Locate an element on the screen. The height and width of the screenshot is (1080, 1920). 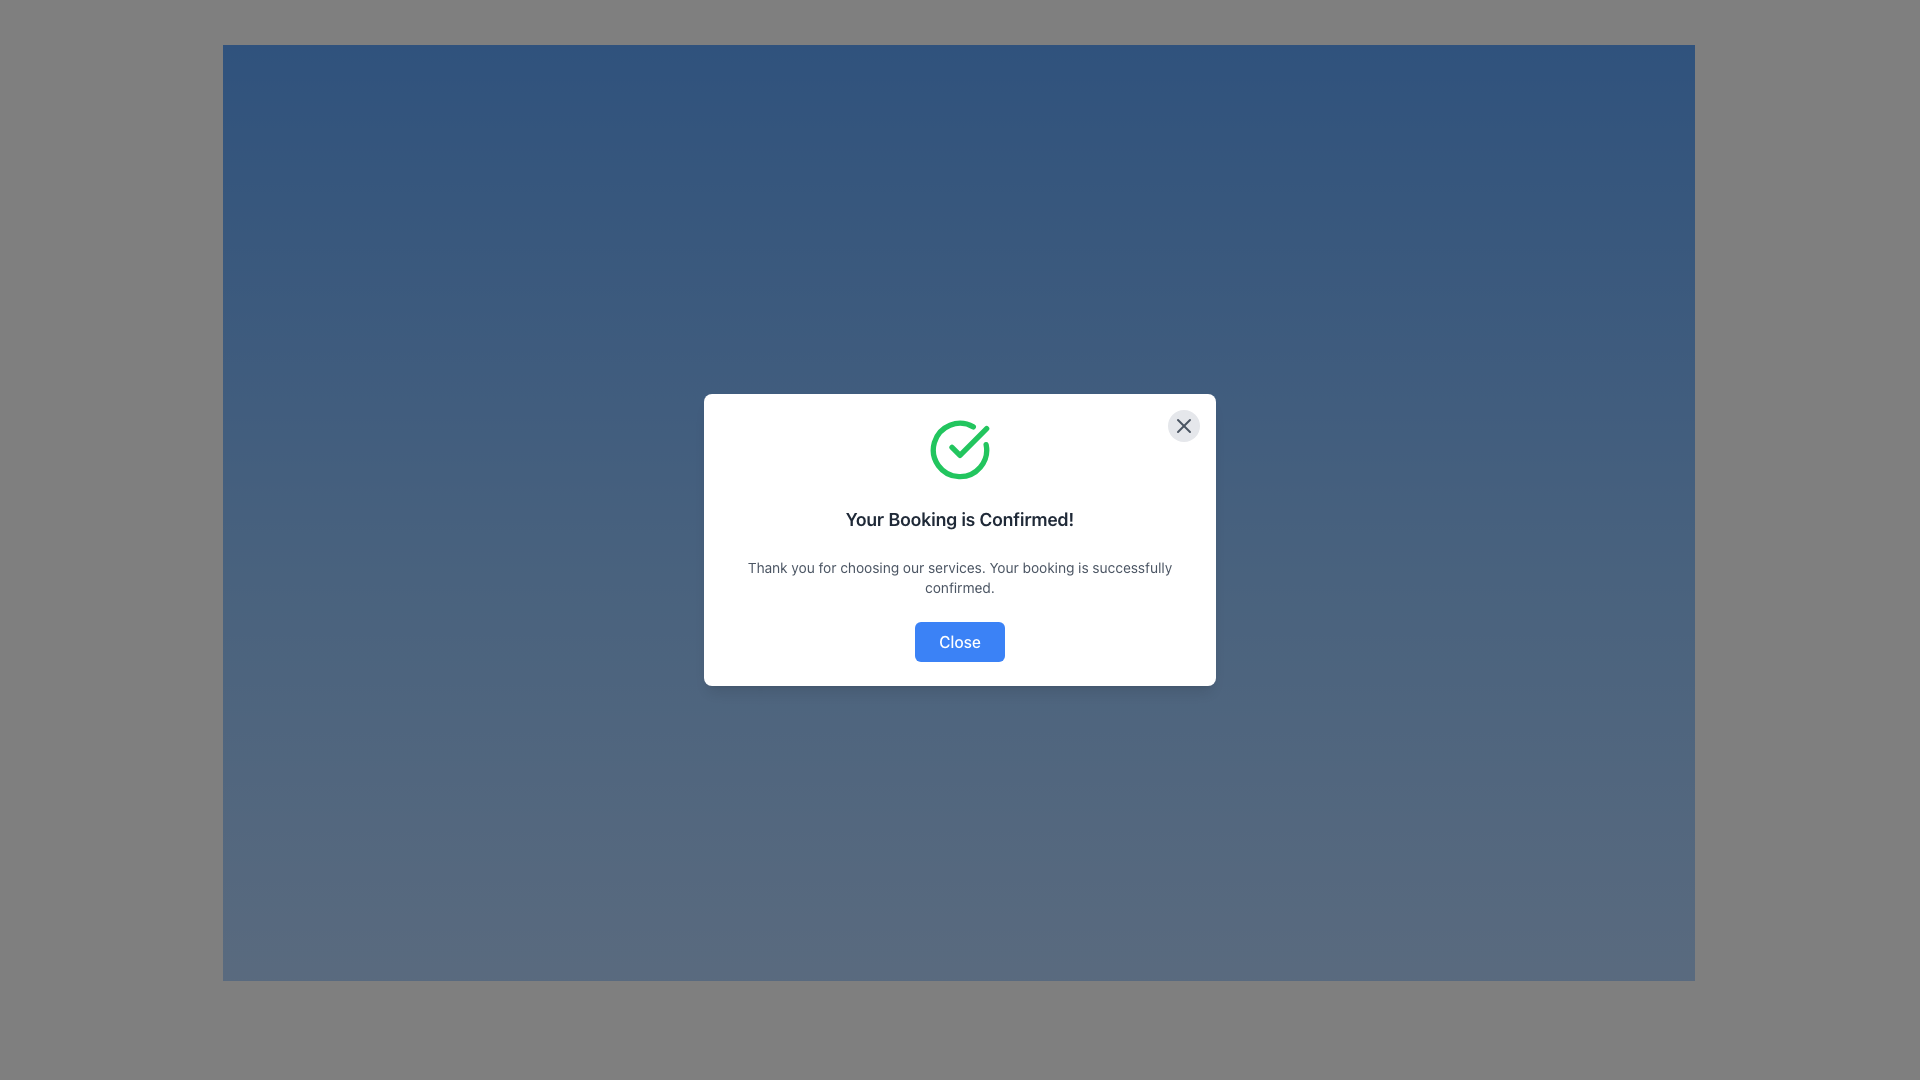
the 'Close' button at the bottom-center of the modal dialog is located at coordinates (960, 641).